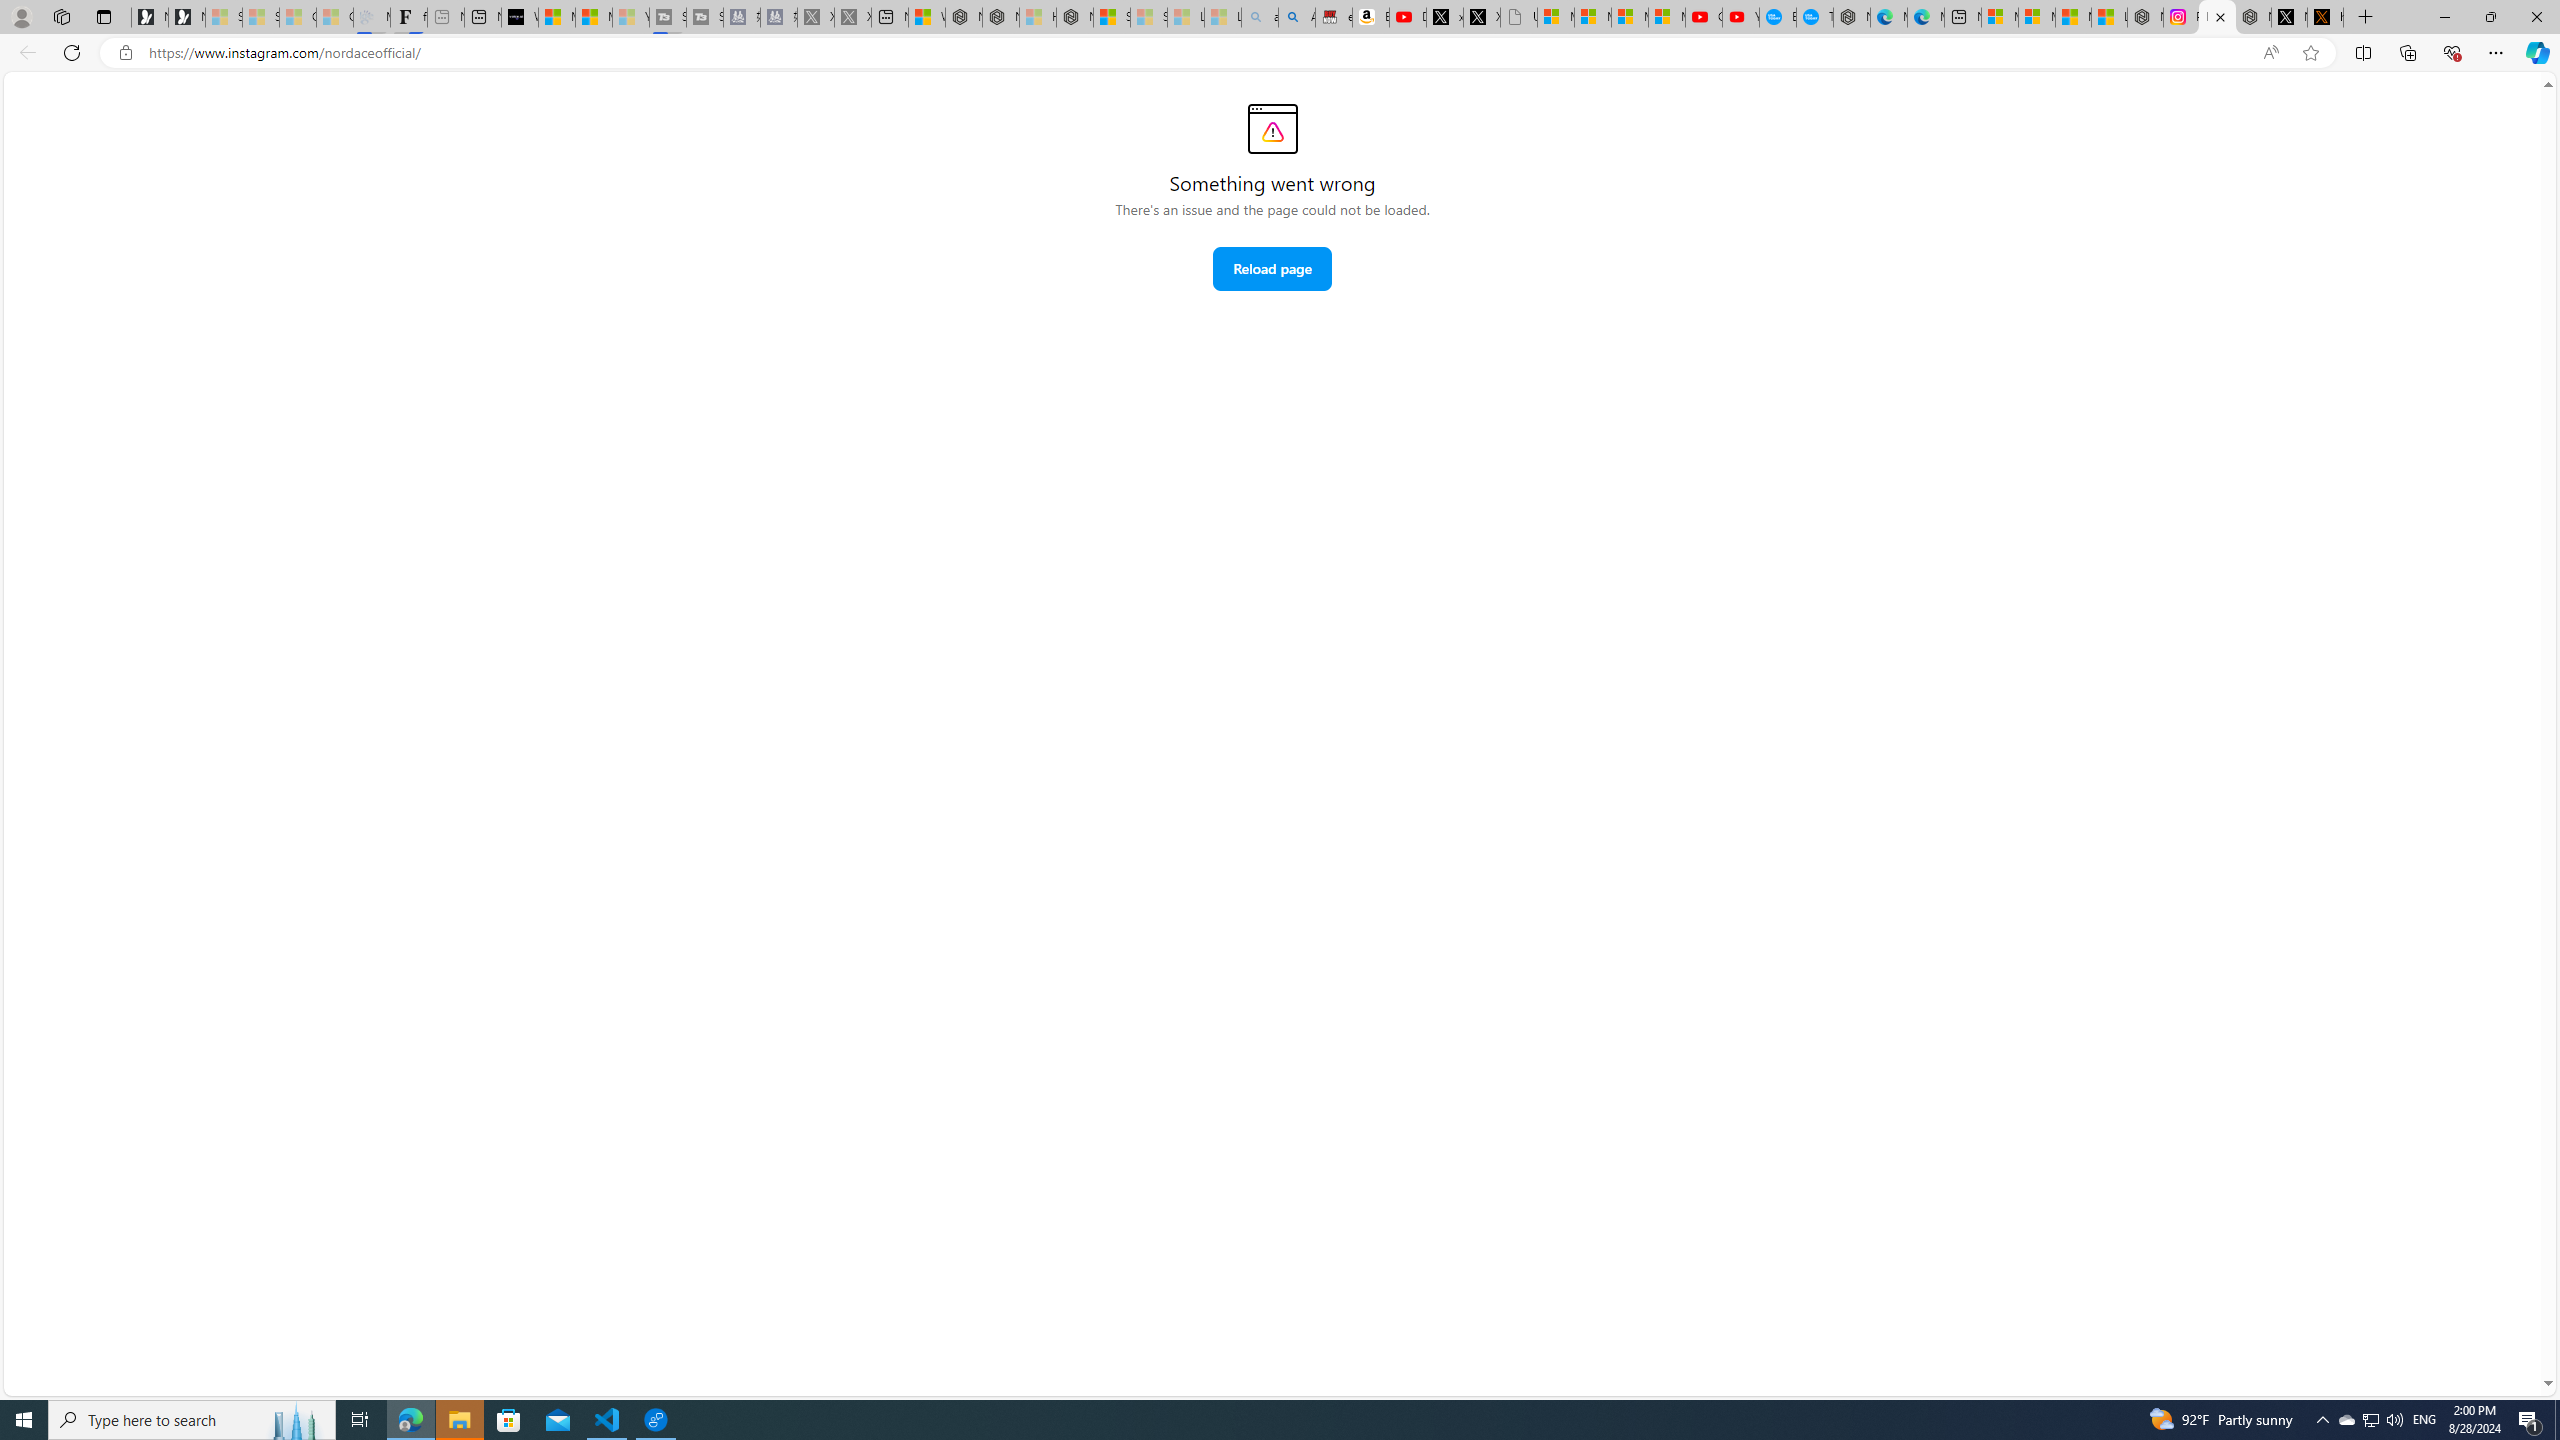 Image resolution: width=2560 pixels, height=1440 pixels. I want to click on 'Nordace (@NordaceOfficial) / X', so click(2288, 16).